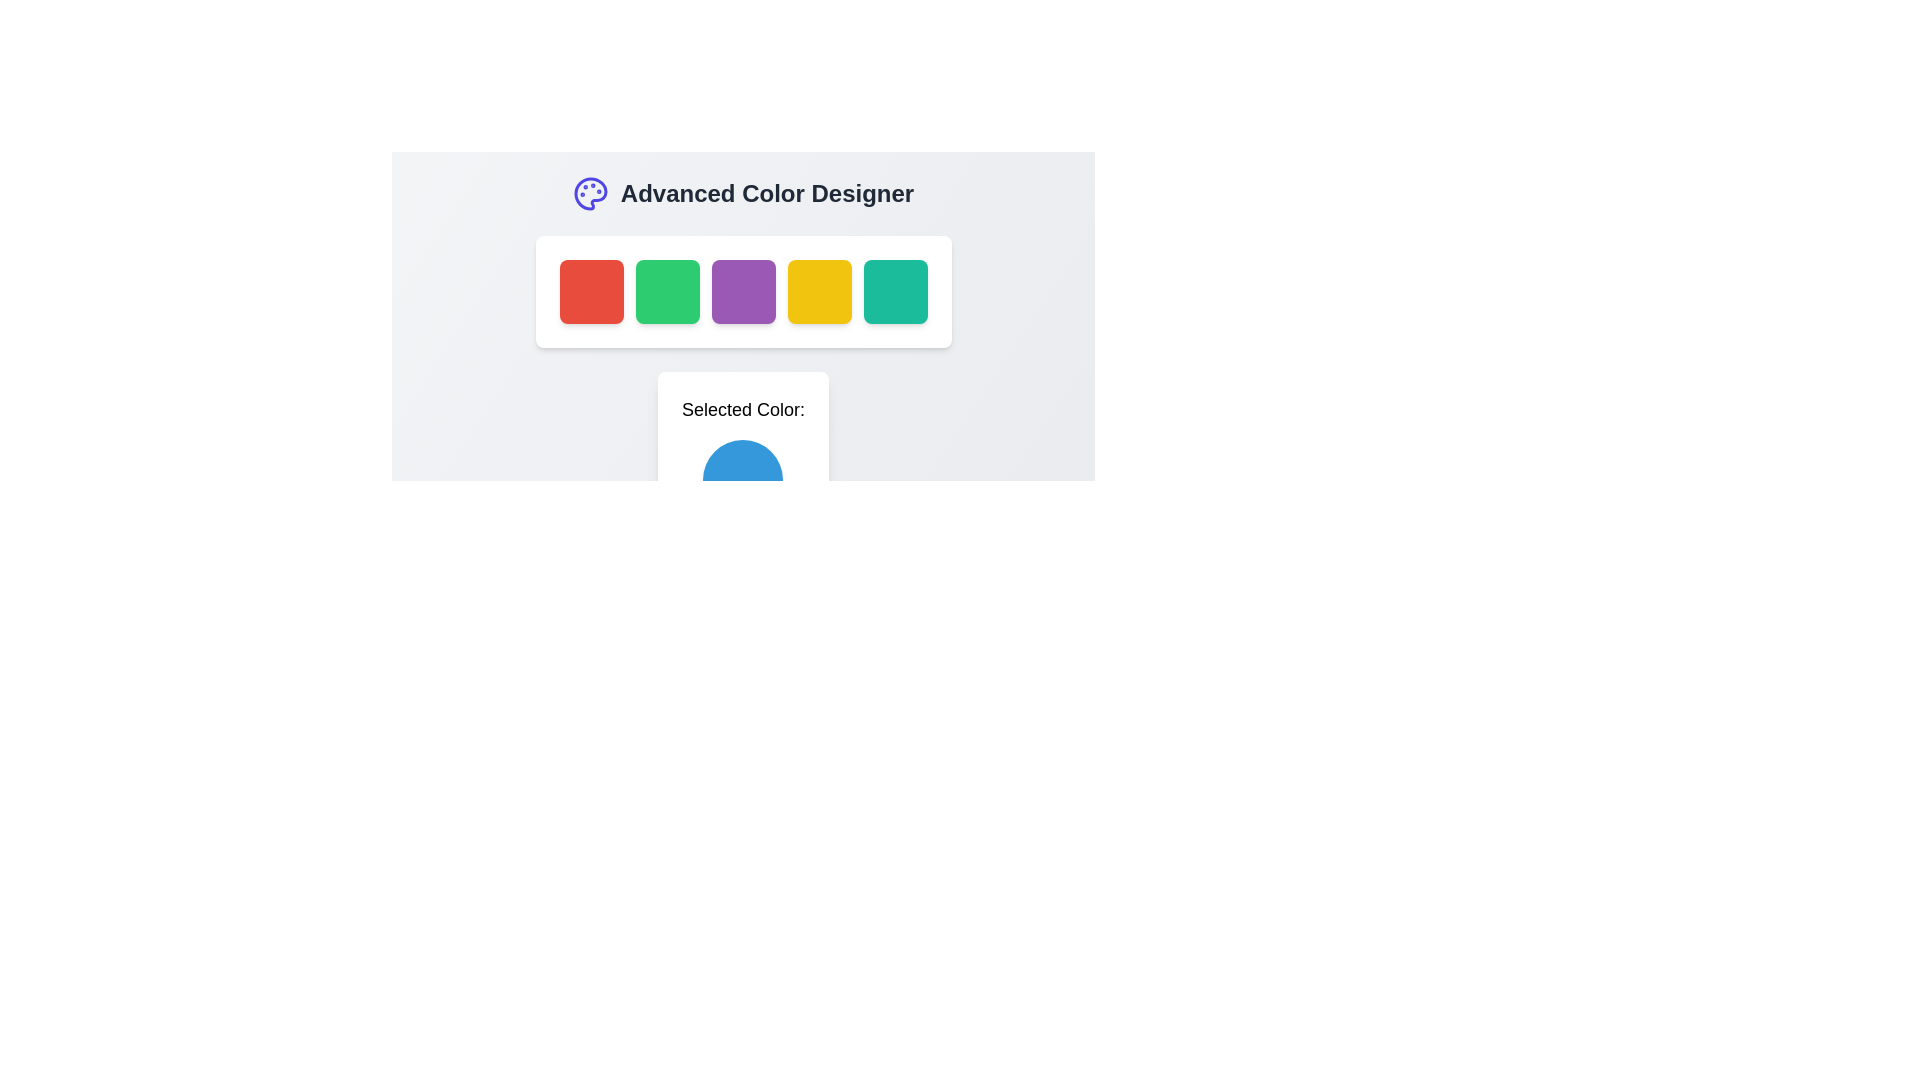 The width and height of the screenshot is (1920, 1080). I want to click on the icon representing the Advanced Color Designer, which is located to the left of the text heading 'Advanced Color Designer', so click(589, 193).